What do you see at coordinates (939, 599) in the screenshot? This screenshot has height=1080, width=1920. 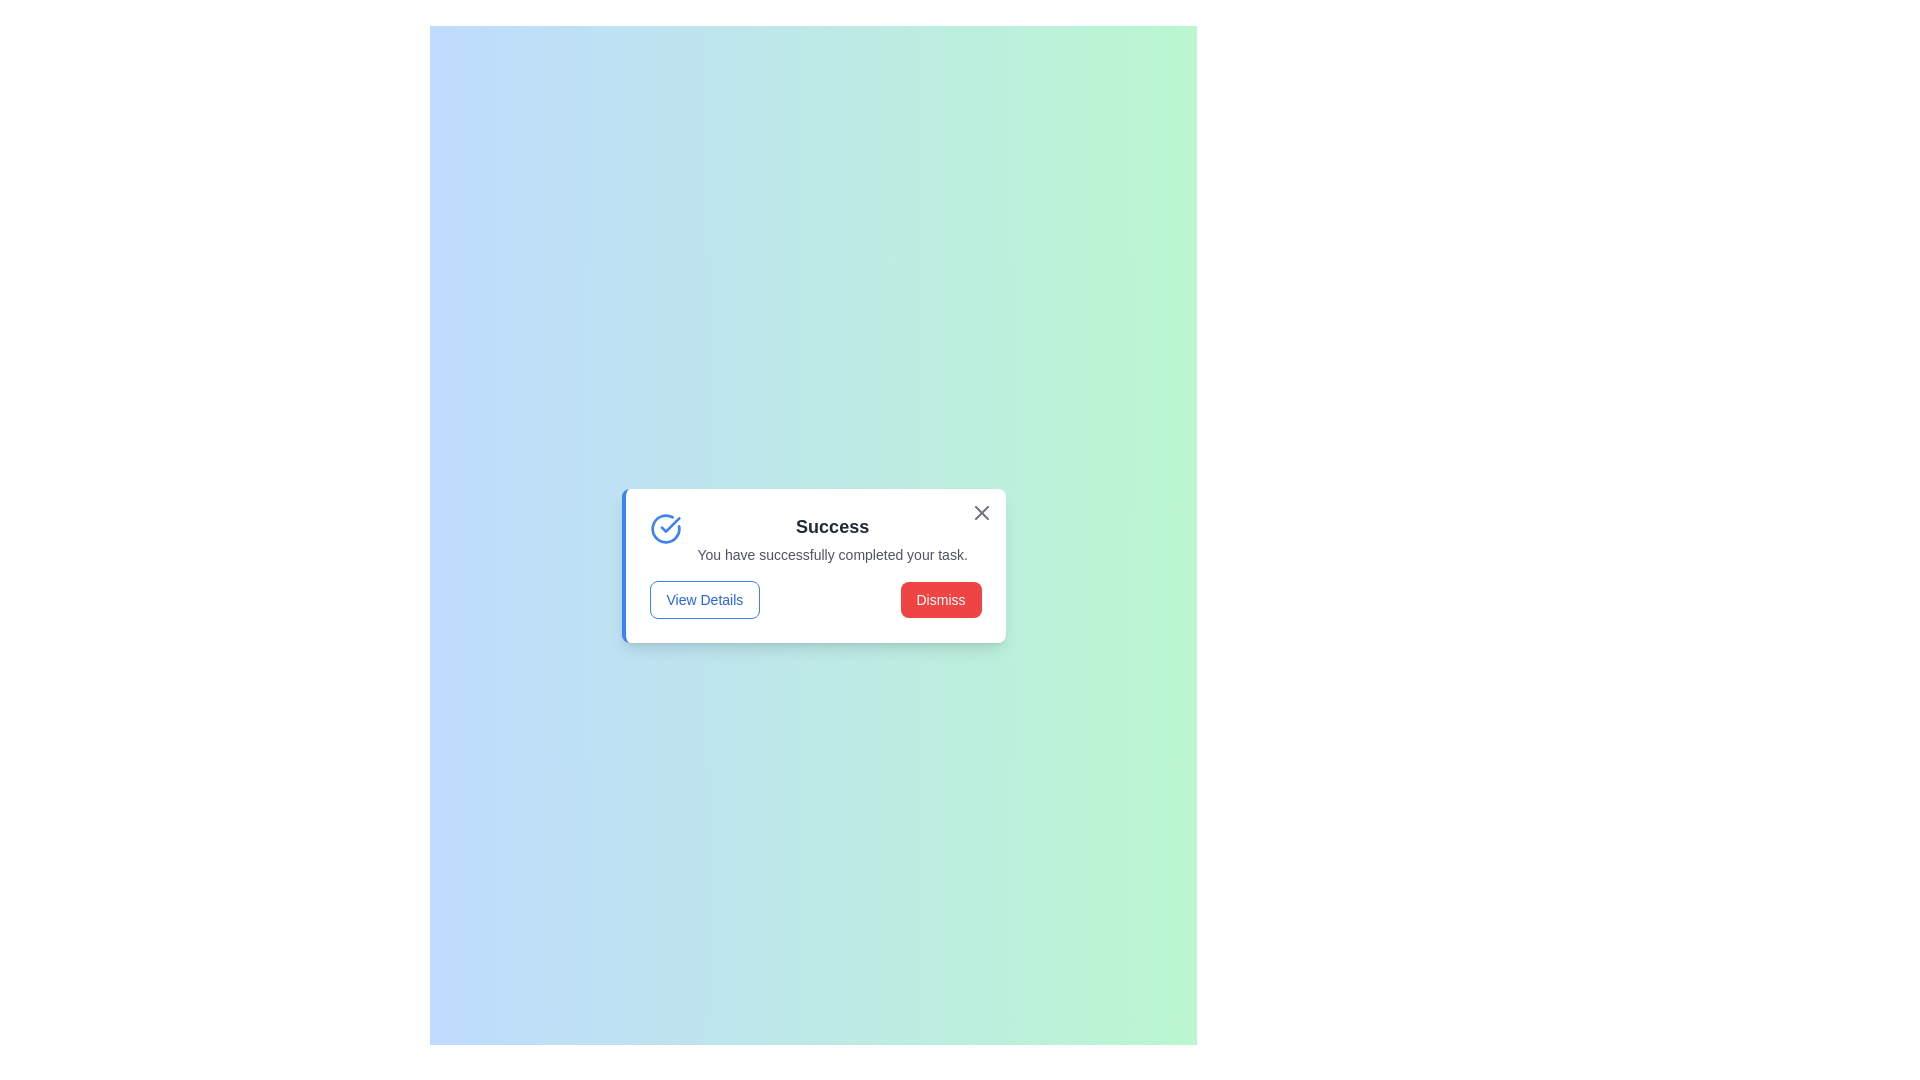 I see `the 'Dismiss' button to close the alert` at bounding box center [939, 599].